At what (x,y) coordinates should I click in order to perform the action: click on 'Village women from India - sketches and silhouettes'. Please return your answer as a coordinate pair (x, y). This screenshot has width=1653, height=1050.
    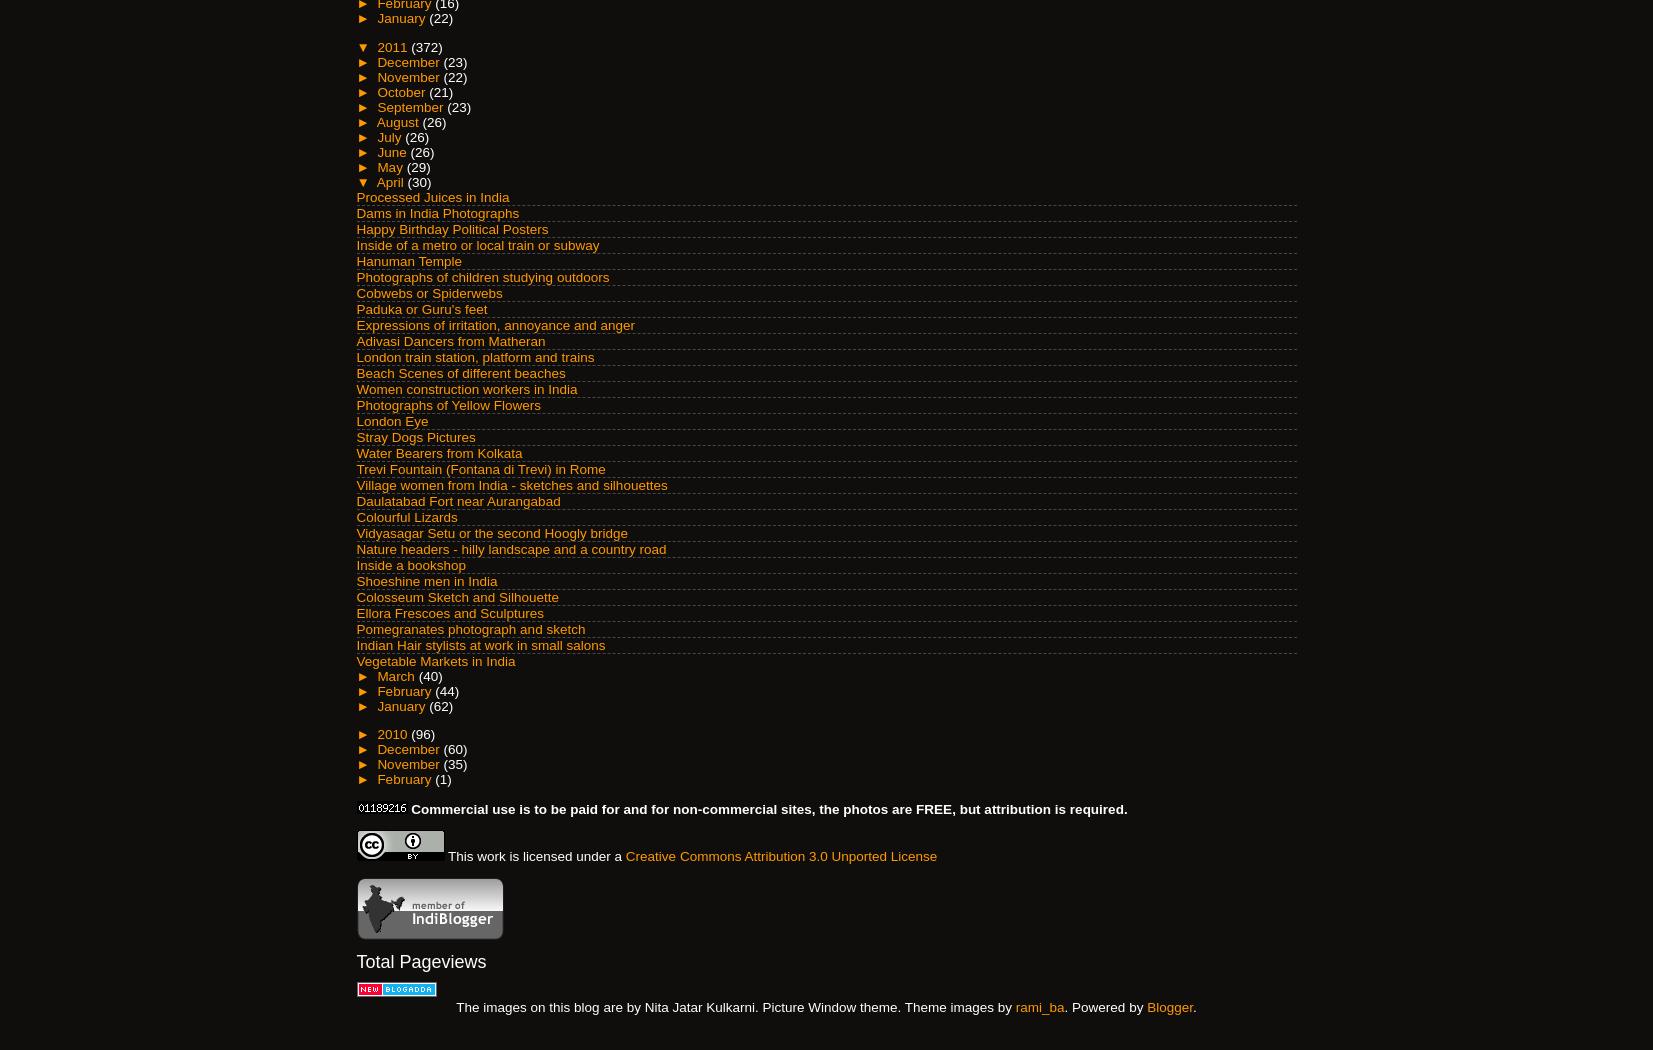
    Looking at the image, I should click on (510, 484).